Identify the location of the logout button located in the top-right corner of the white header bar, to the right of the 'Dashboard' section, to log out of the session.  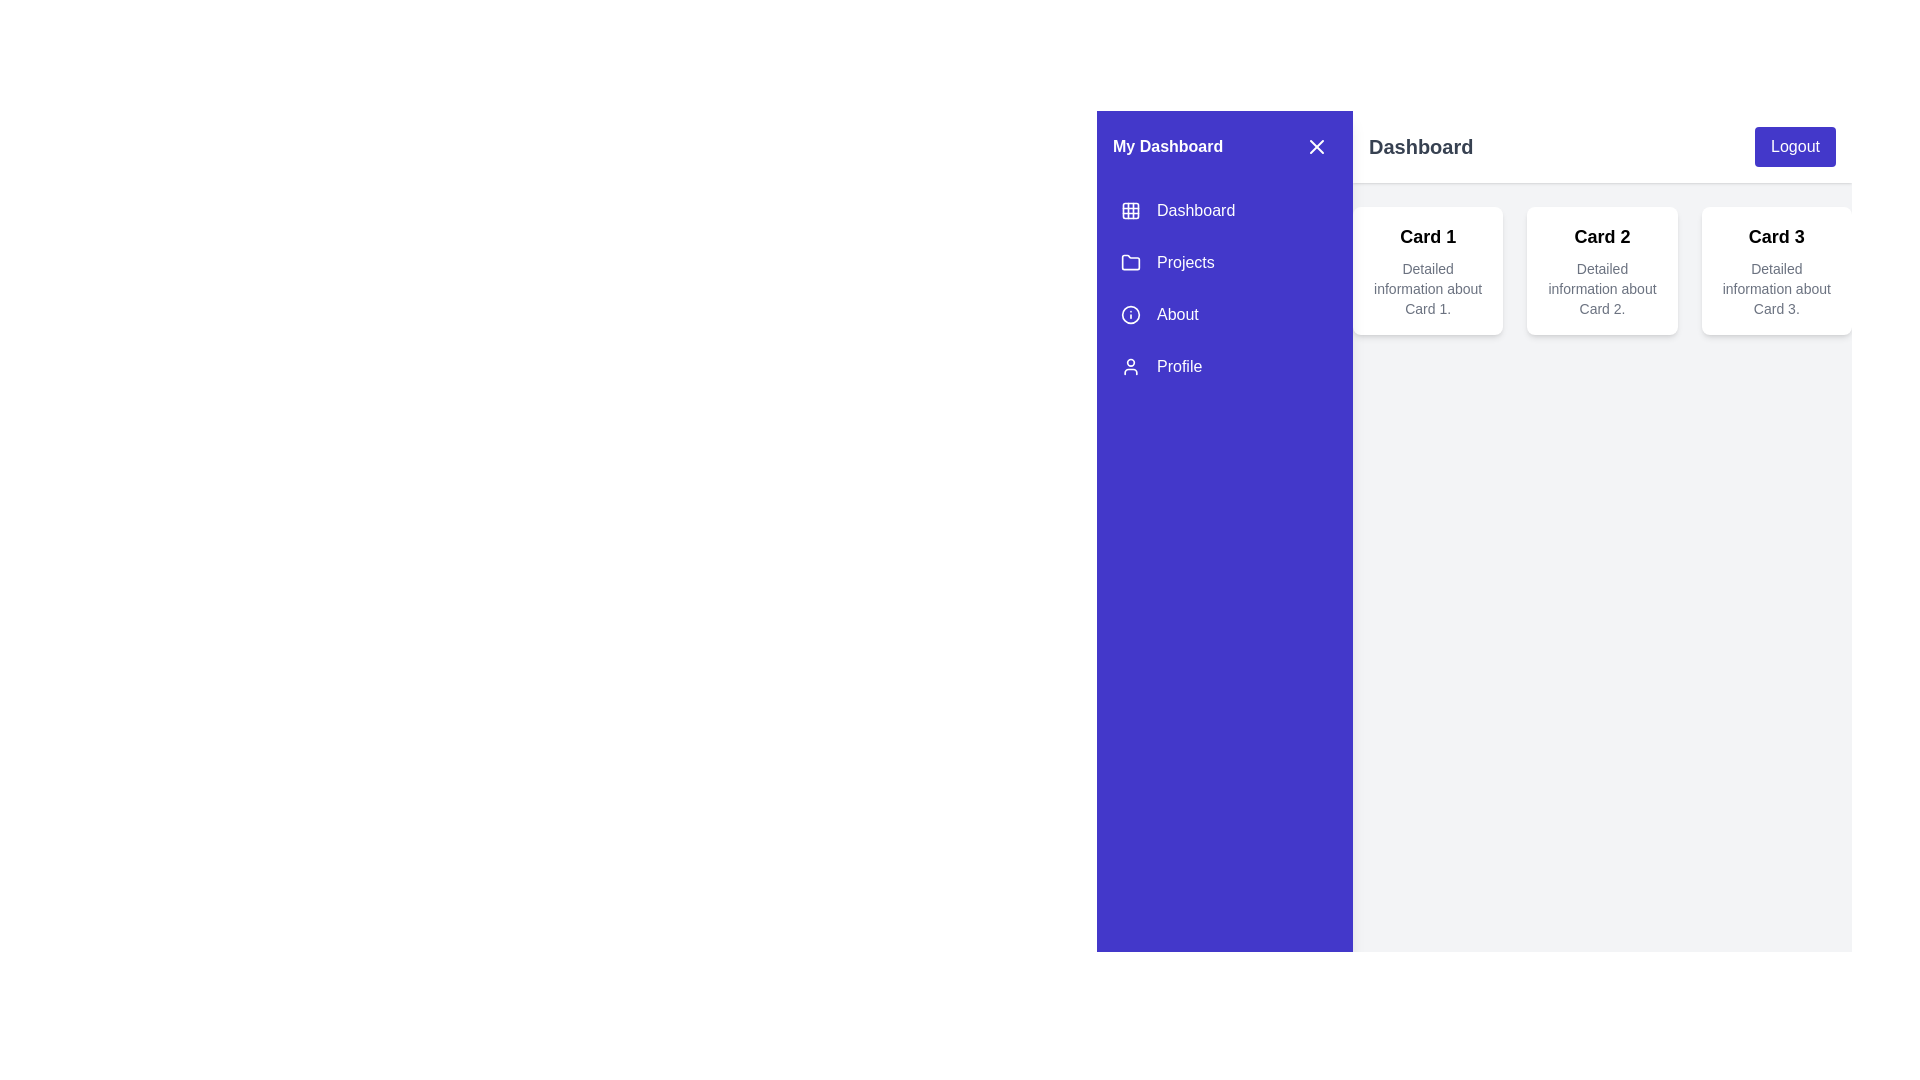
(1795, 145).